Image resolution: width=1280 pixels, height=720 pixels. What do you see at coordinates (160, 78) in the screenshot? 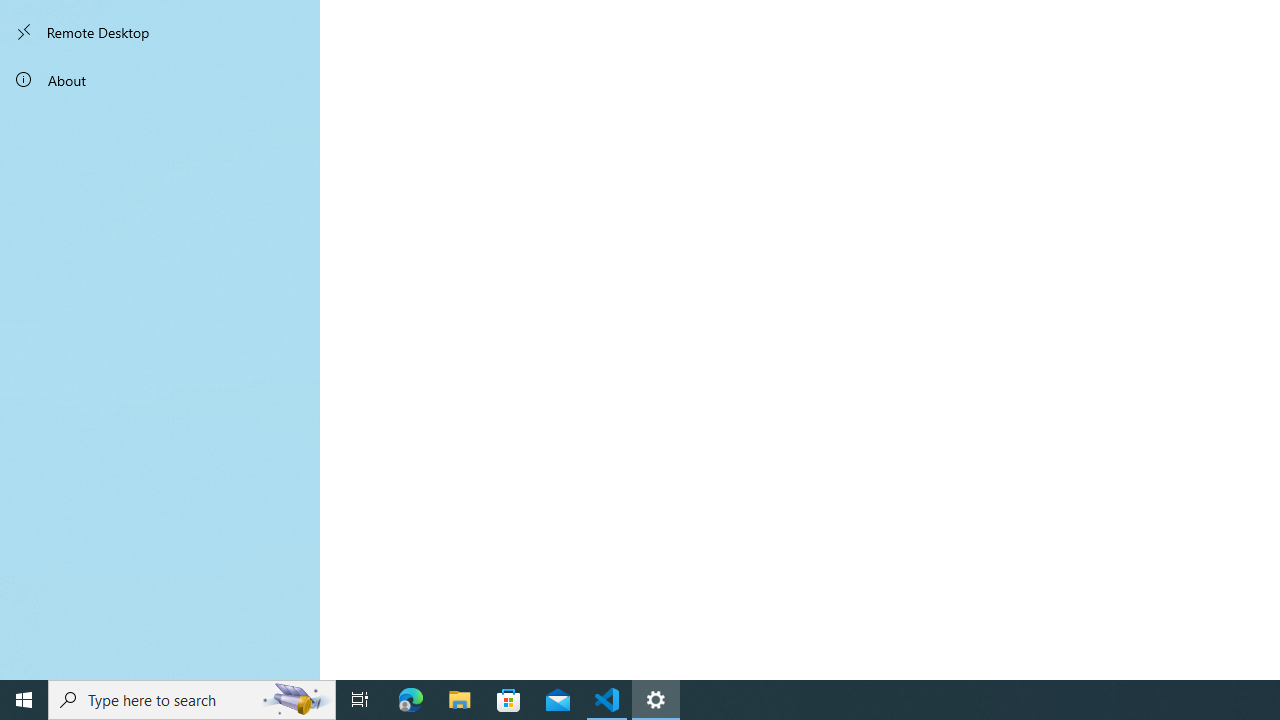
I see `'About'` at bounding box center [160, 78].